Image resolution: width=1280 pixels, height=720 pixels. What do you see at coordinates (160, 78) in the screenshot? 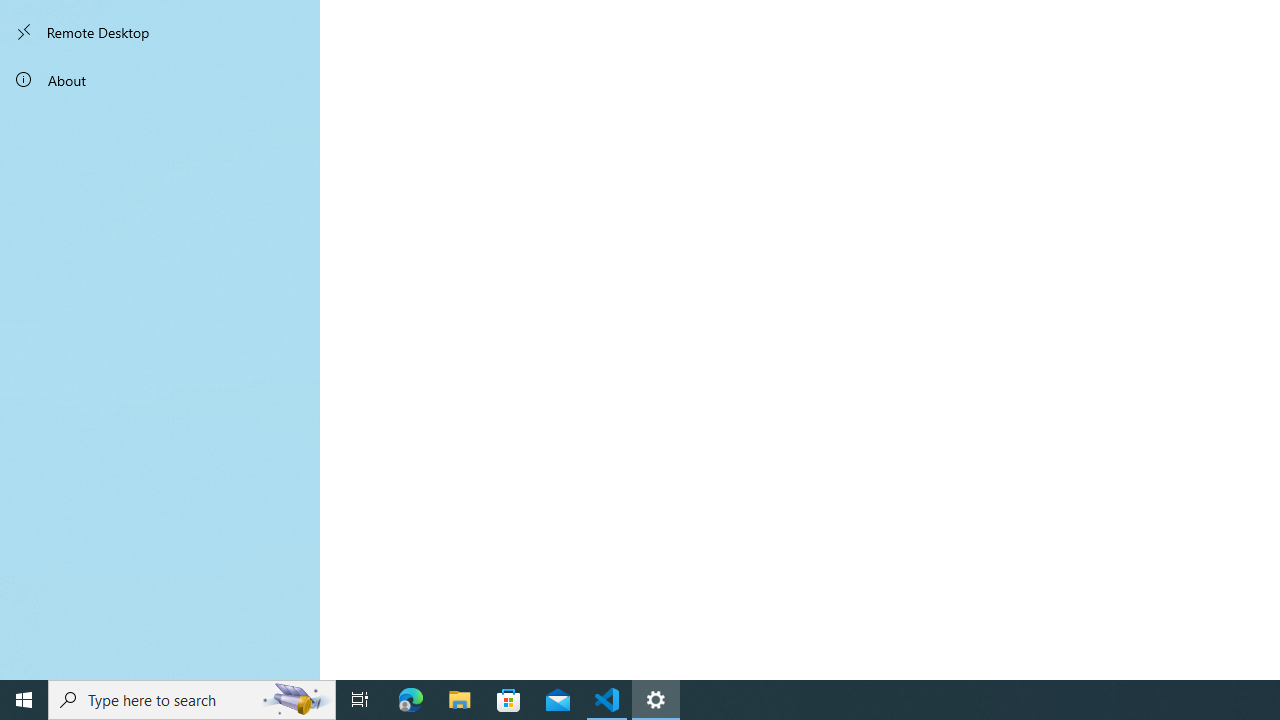
I see `'About'` at bounding box center [160, 78].